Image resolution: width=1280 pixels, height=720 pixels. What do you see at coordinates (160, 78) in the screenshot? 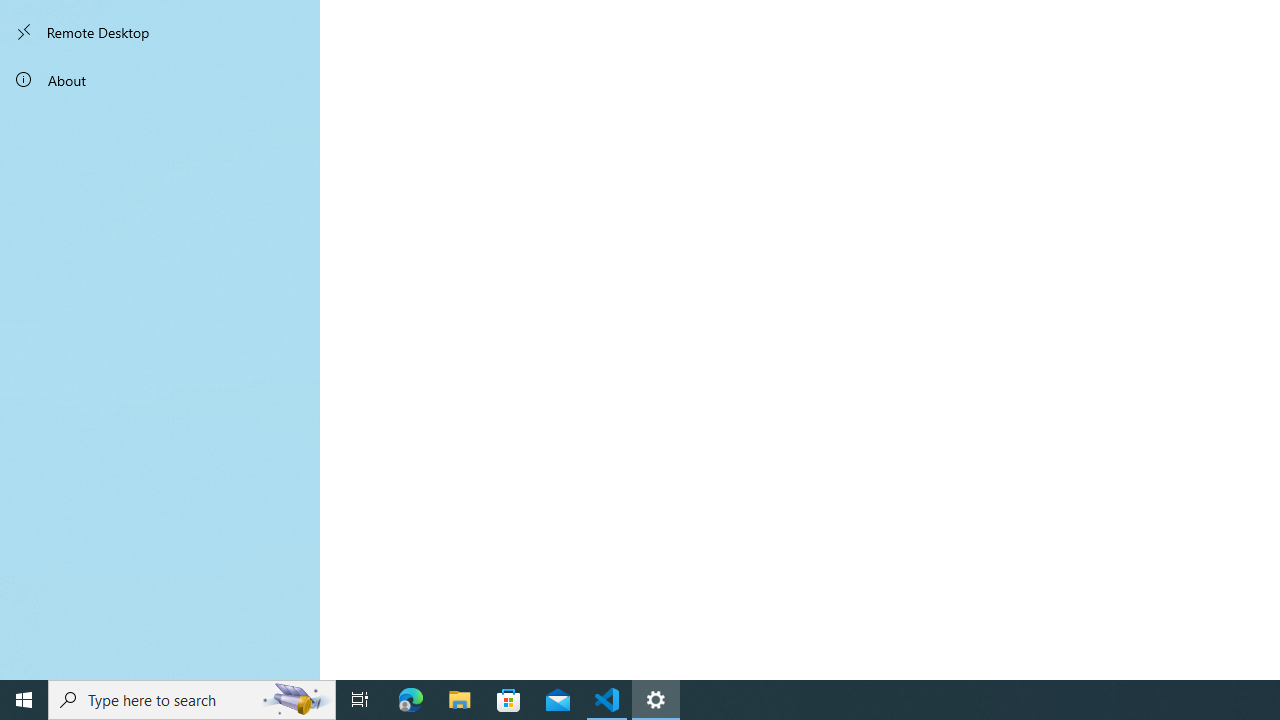
I see `'About'` at bounding box center [160, 78].